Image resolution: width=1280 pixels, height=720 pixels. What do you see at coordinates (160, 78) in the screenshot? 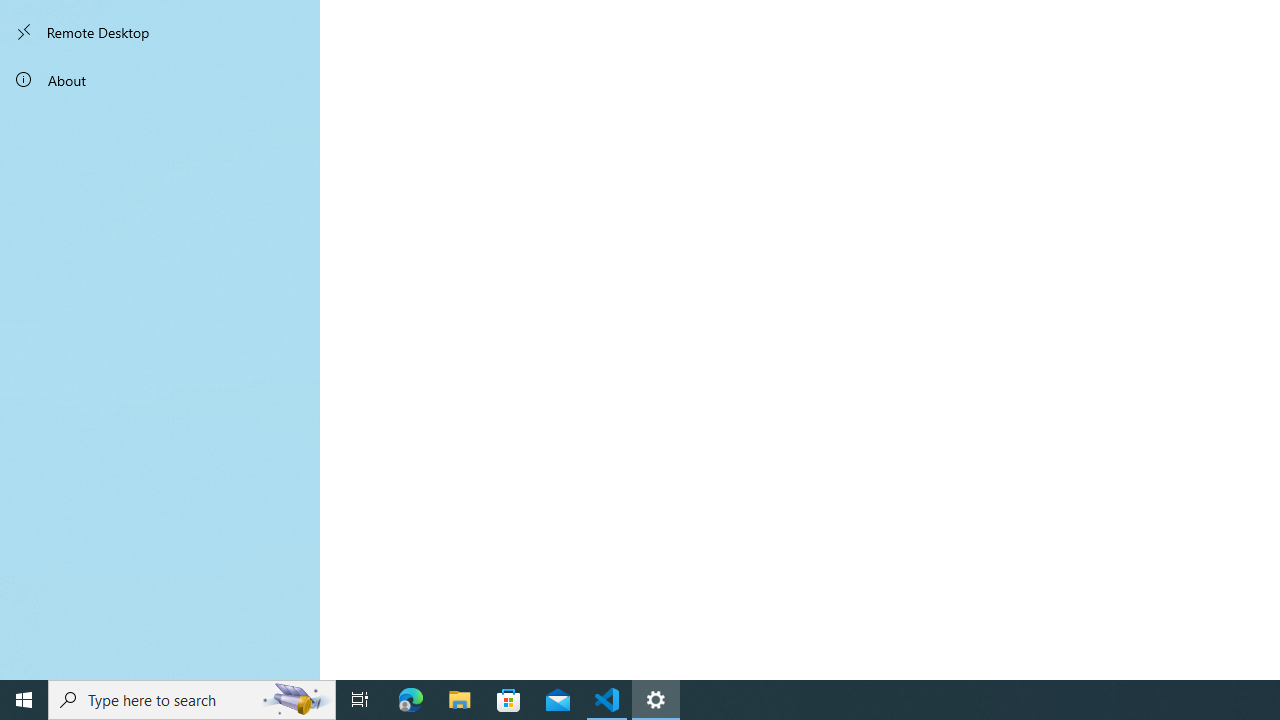
I see `'About'` at bounding box center [160, 78].